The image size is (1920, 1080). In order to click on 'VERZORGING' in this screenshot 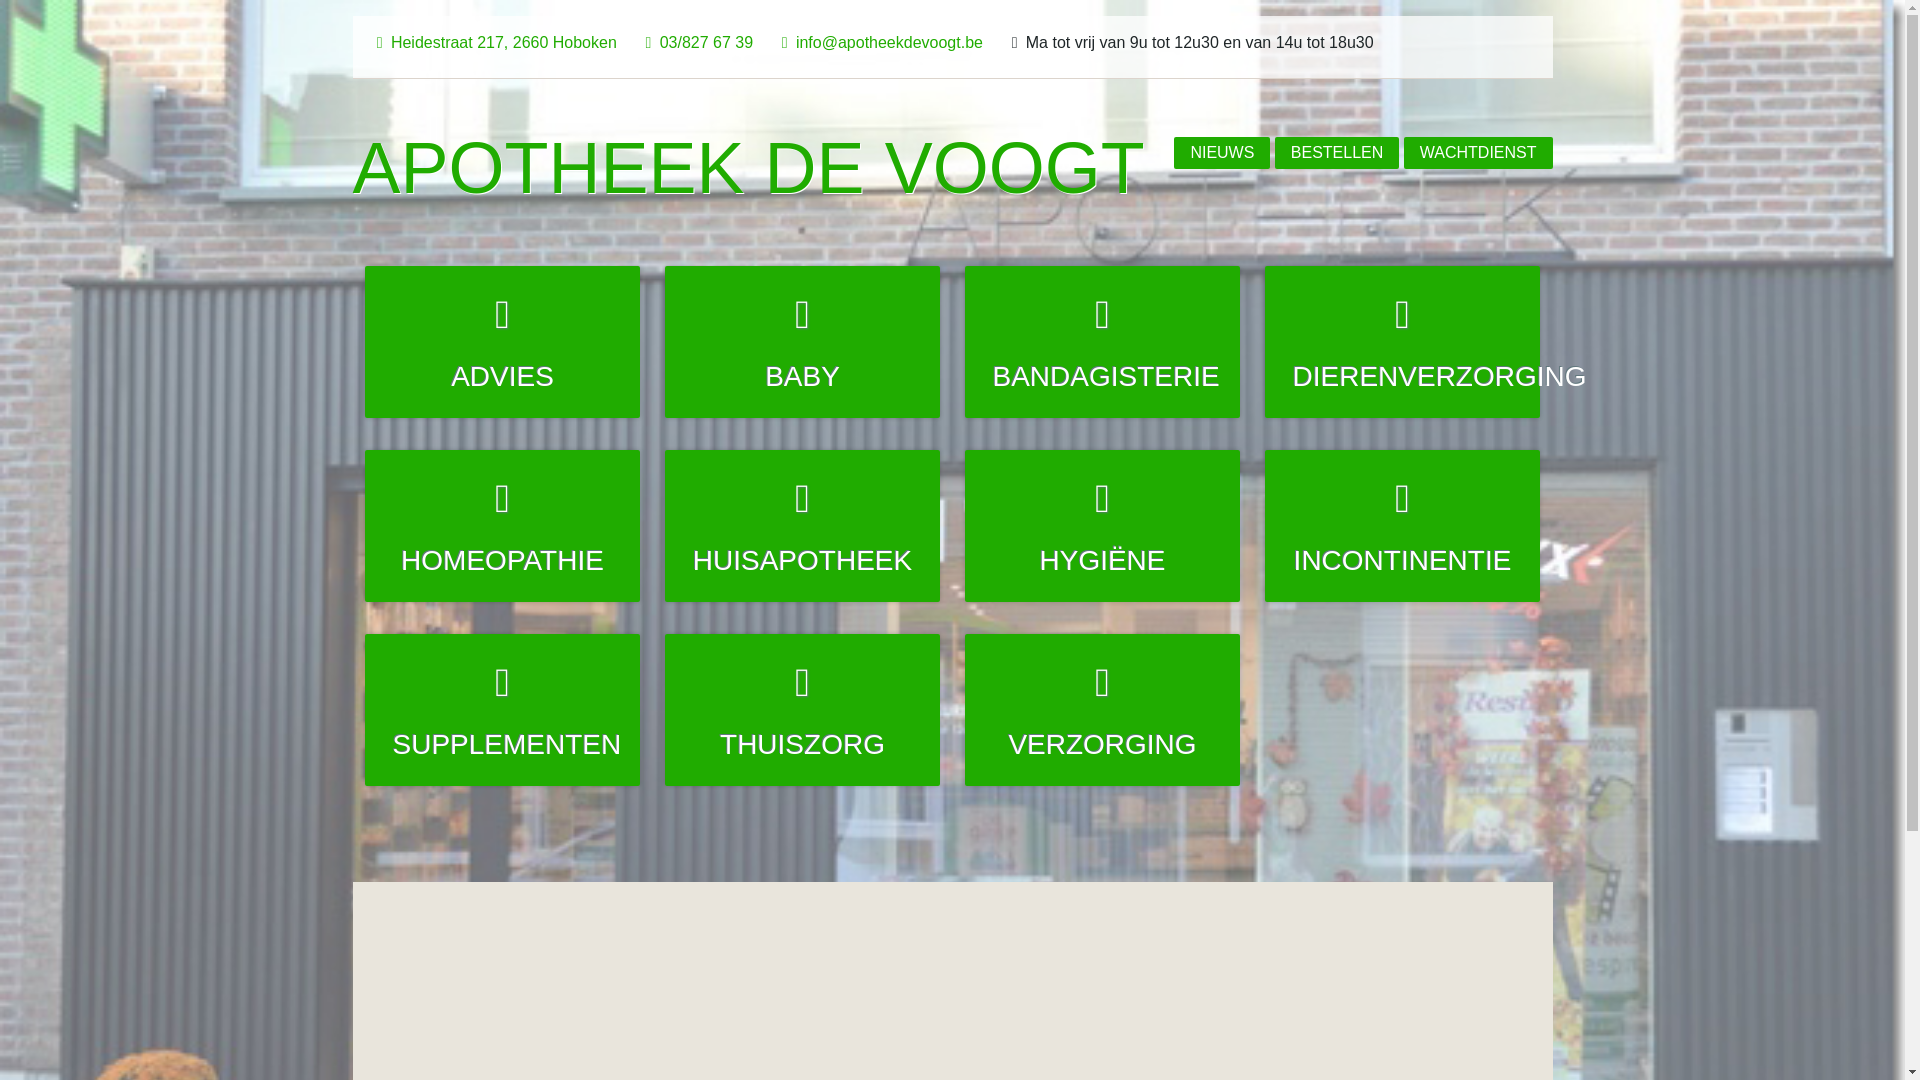, I will do `click(1101, 708)`.